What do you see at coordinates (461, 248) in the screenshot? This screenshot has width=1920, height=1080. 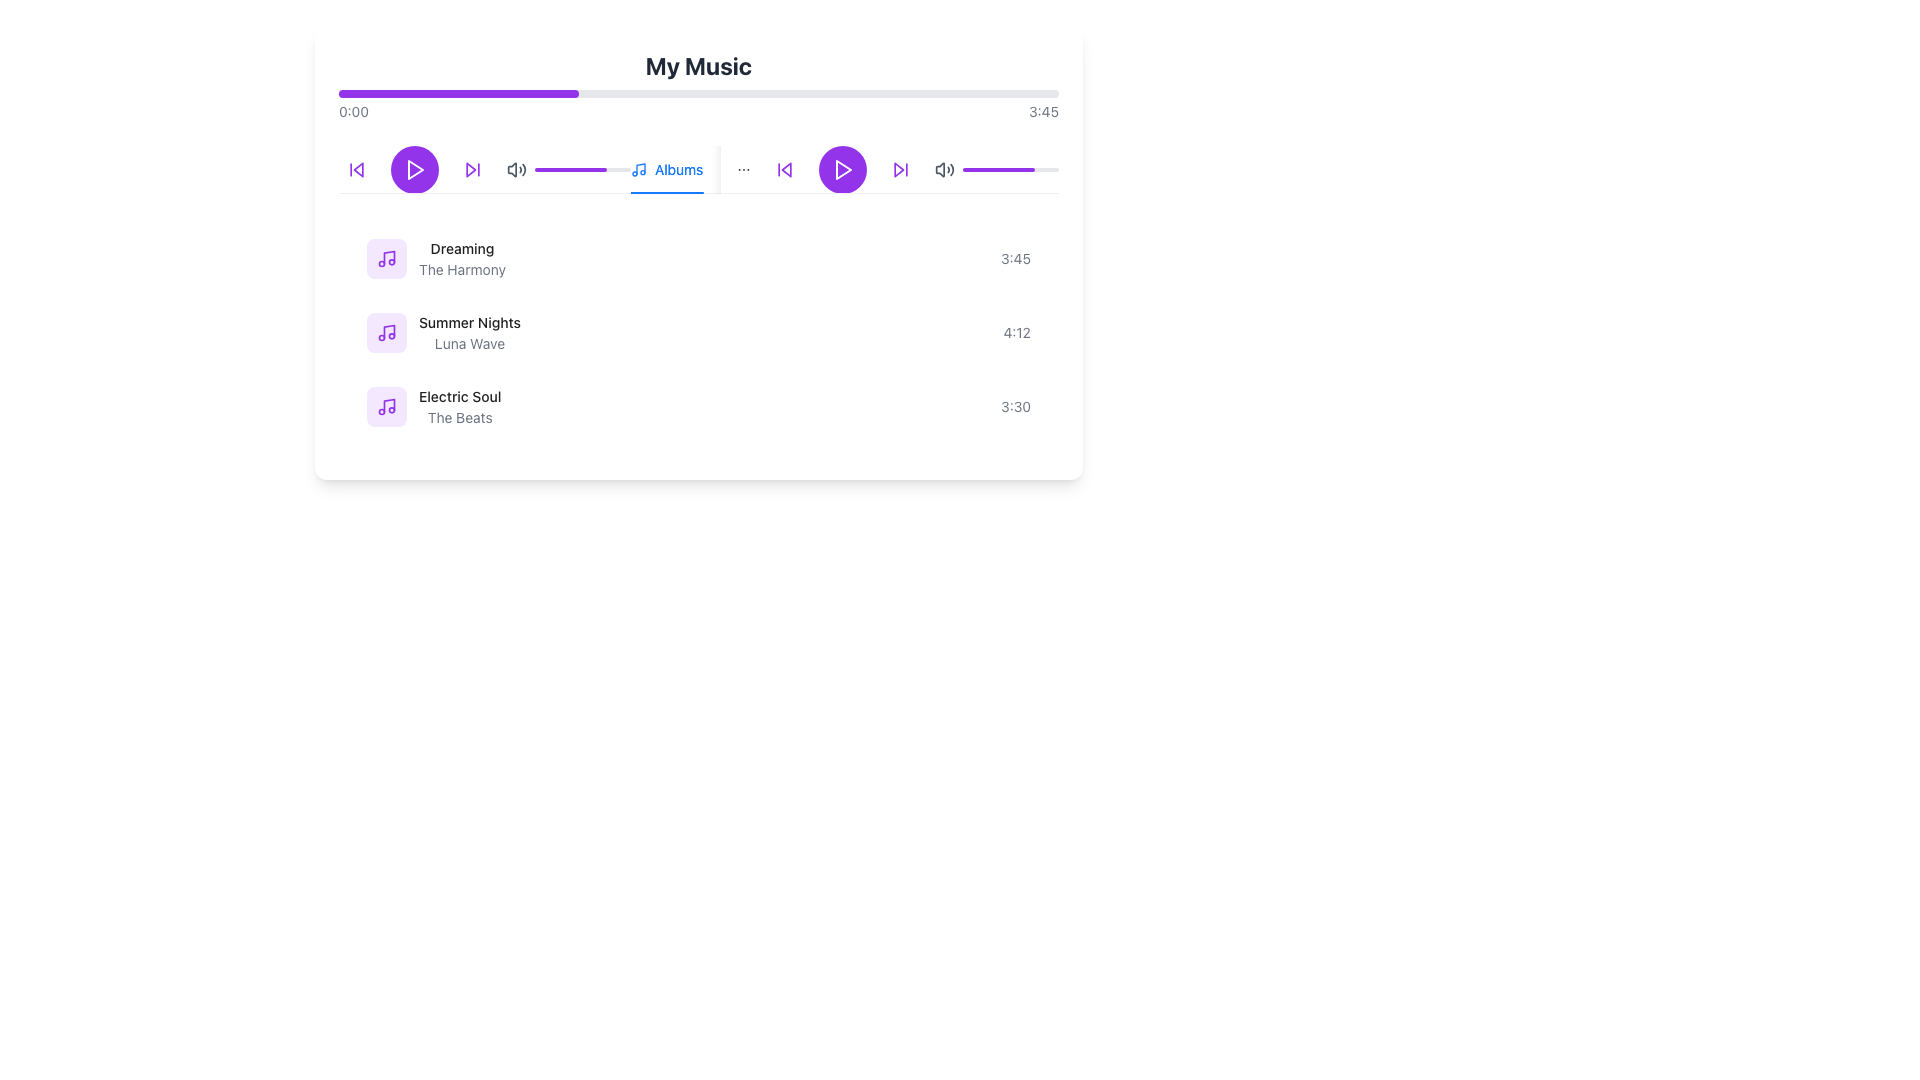 I see `the text label displaying 'Dreaming' which is located under the 'Albums' tab in the music interface` at bounding box center [461, 248].